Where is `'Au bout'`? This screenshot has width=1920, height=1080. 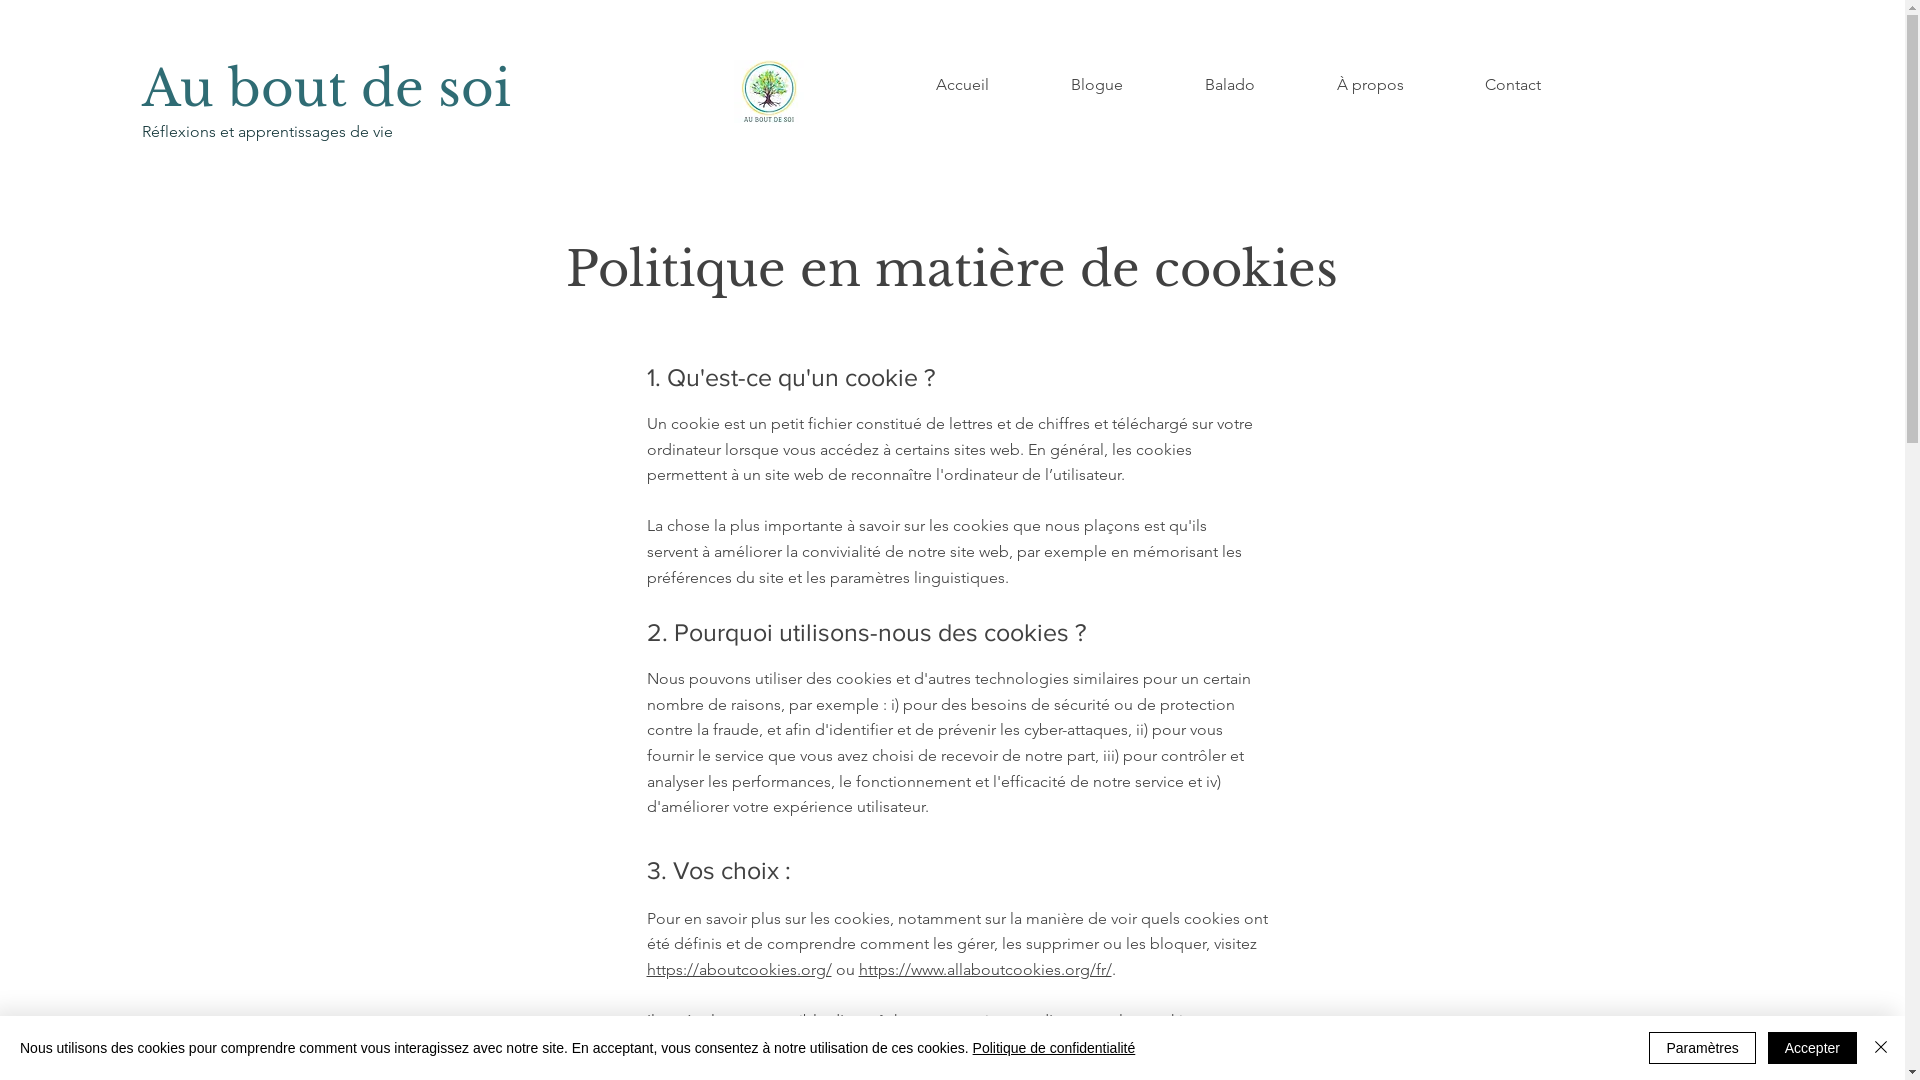
'Au bout' is located at coordinates (250, 87).